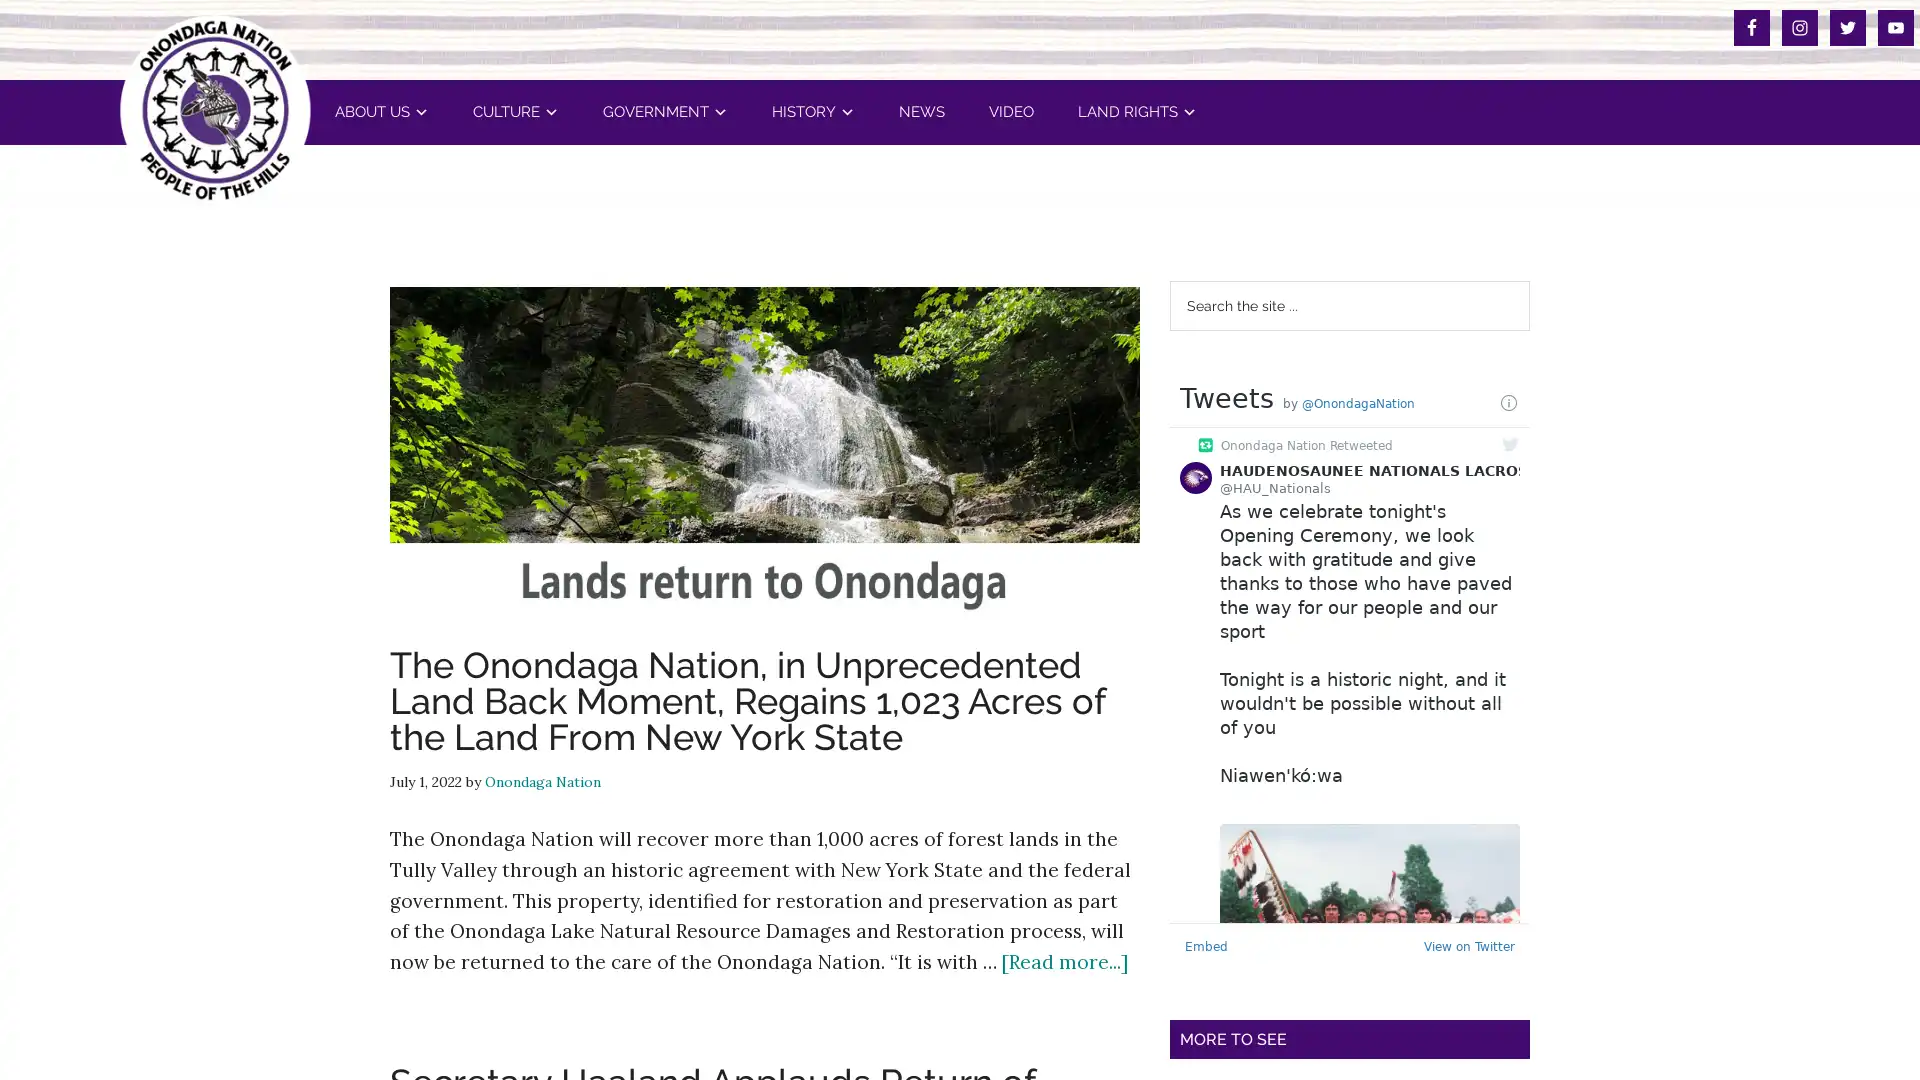 Image resolution: width=1920 pixels, height=1080 pixels. What do you see at coordinates (1528, 279) in the screenshot?
I see `Search` at bounding box center [1528, 279].